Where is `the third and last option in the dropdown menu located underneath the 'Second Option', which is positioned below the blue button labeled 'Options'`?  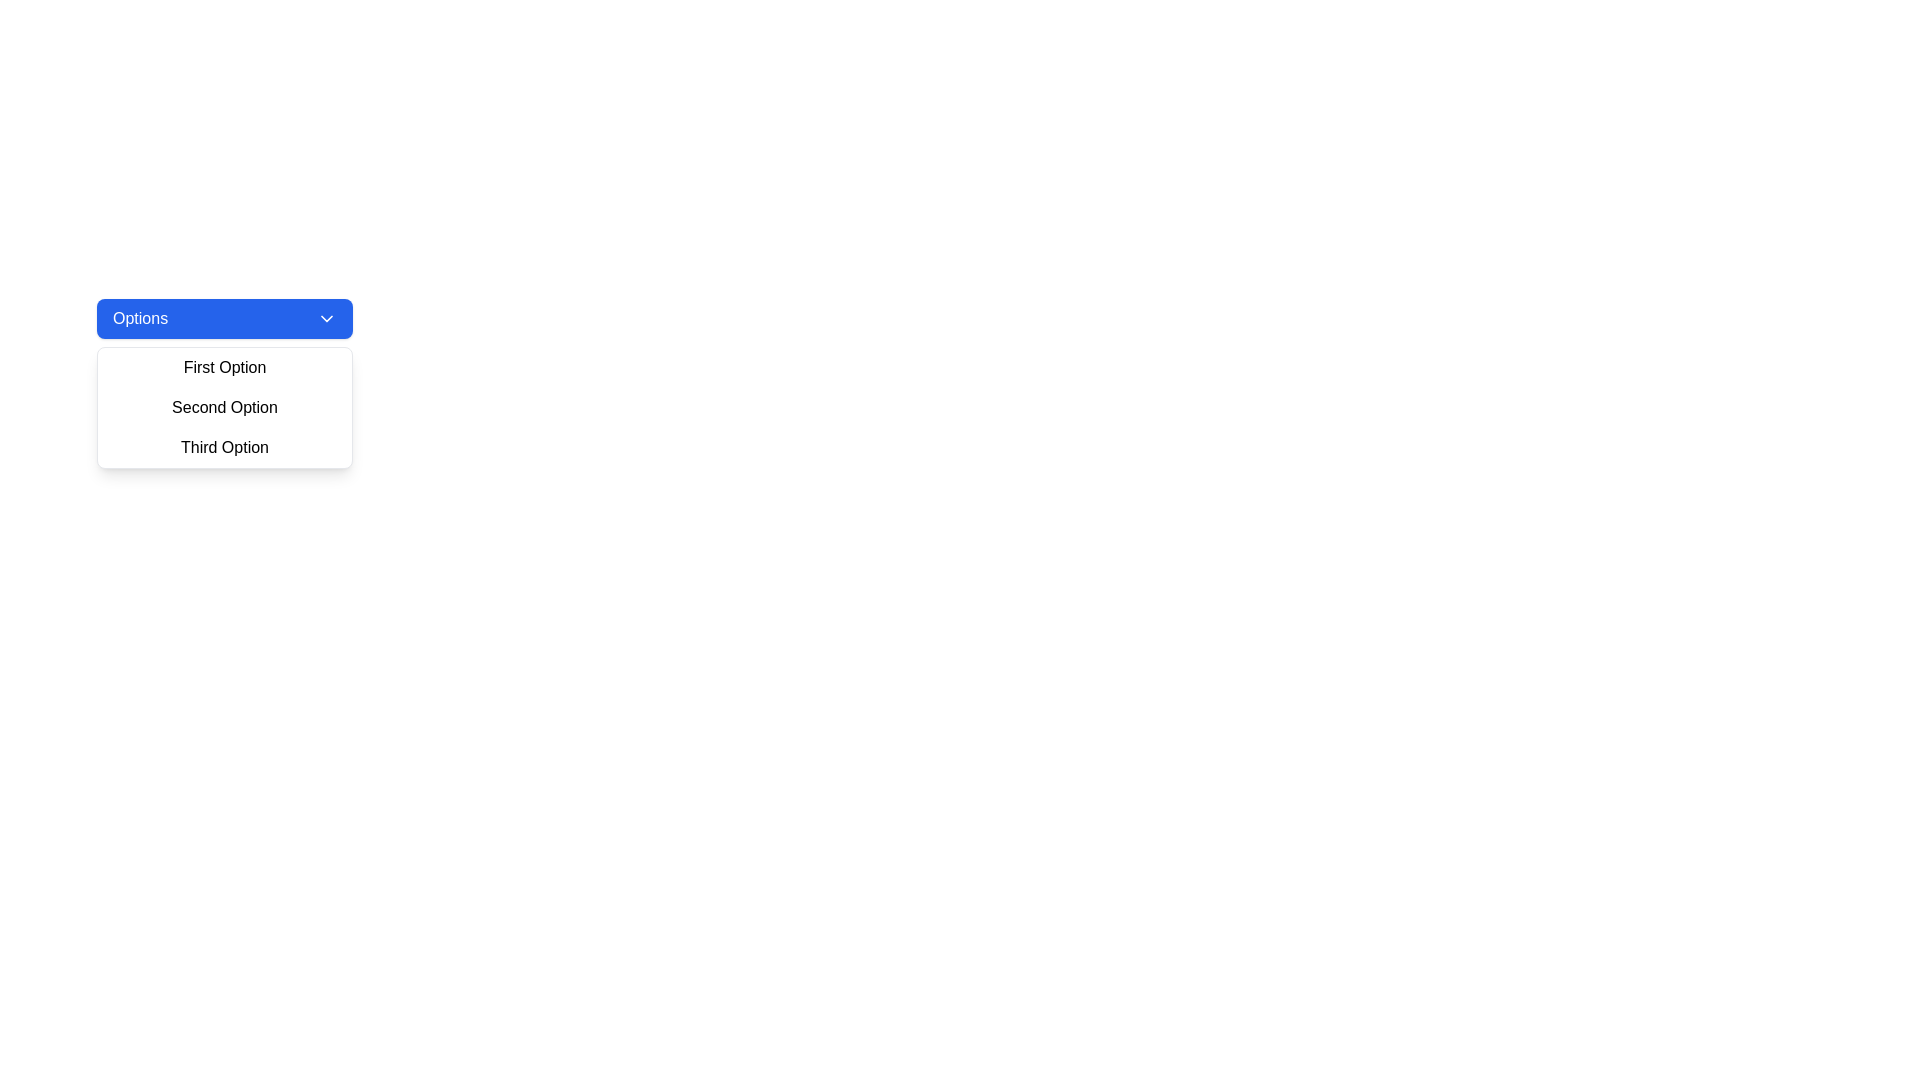
the third and last option in the dropdown menu located underneath the 'Second Option', which is positioned below the blue button labeled 'Options' is located at coordinates (225, 446).